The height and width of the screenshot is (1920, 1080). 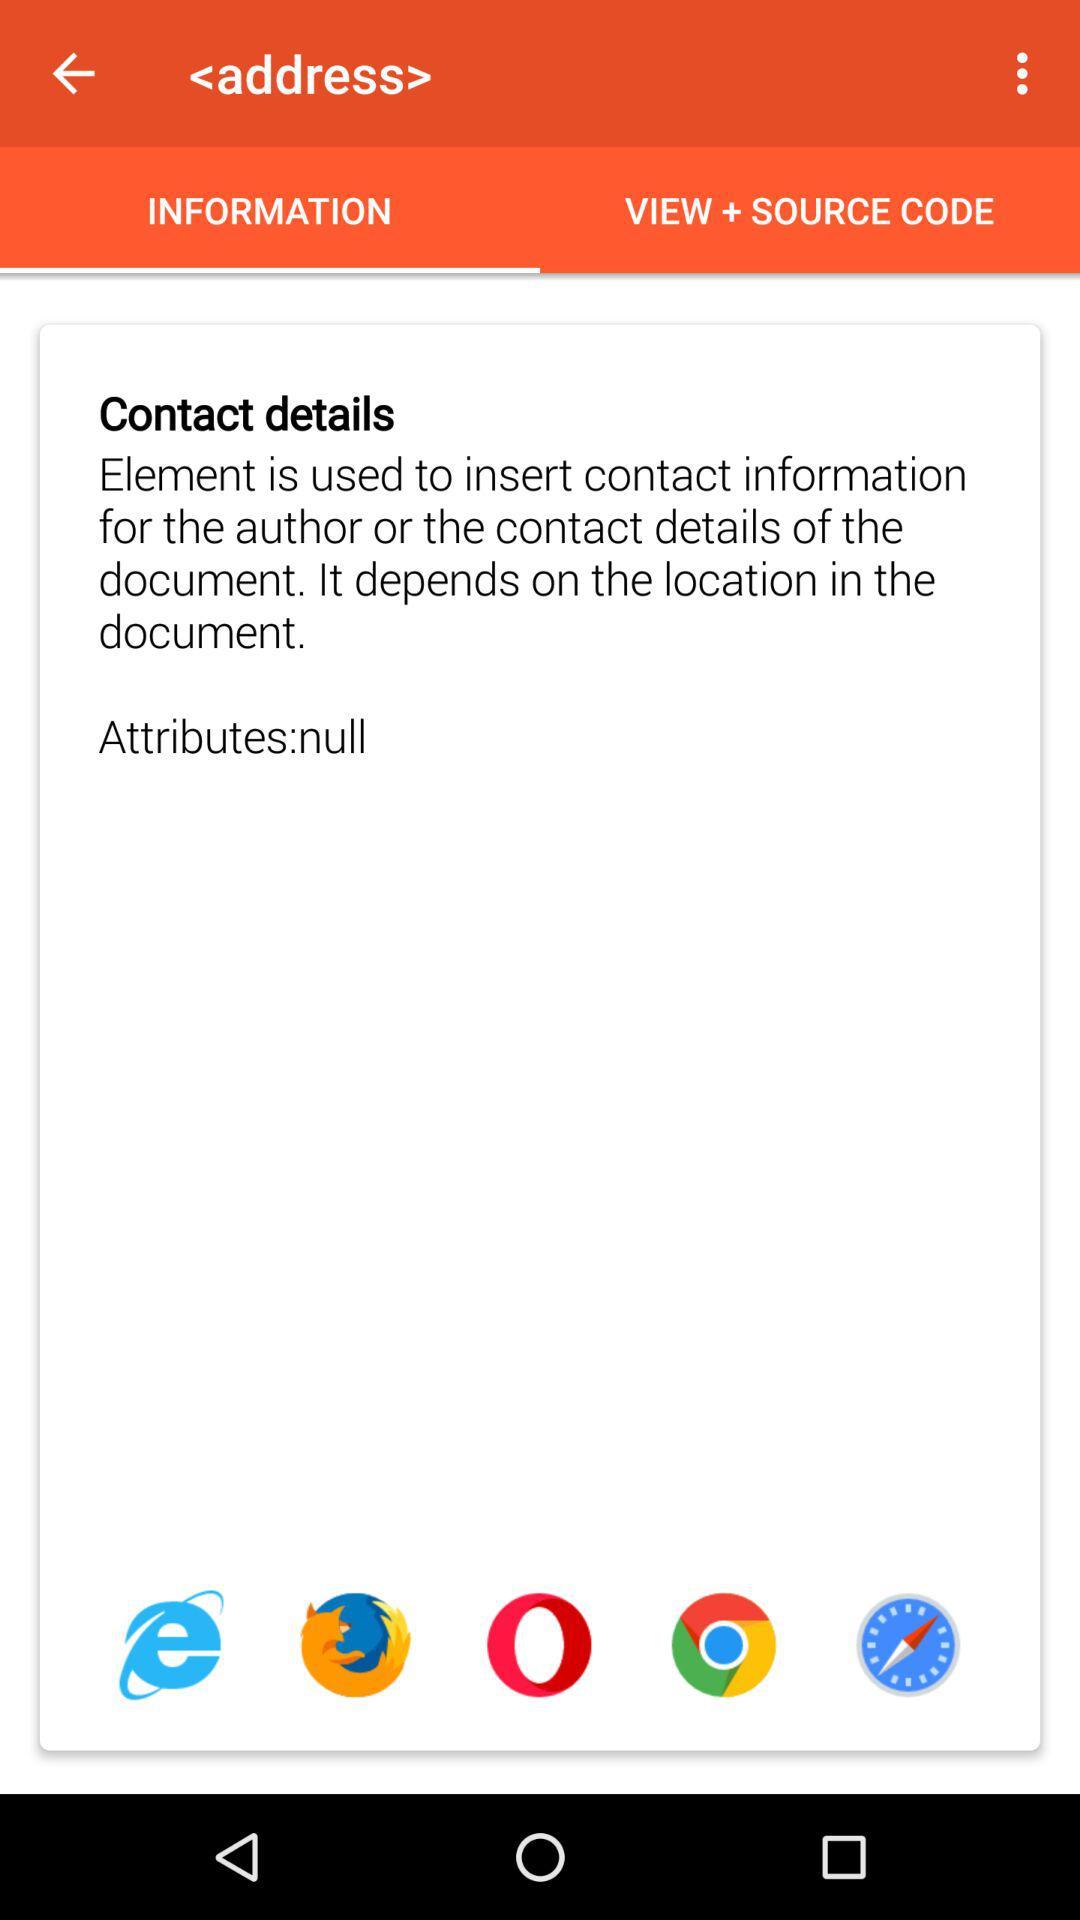 What do you see at coordinates (72, 73) in the screenshot?
I see `item to the left of the <address> app` at bounding box center [72, 73].